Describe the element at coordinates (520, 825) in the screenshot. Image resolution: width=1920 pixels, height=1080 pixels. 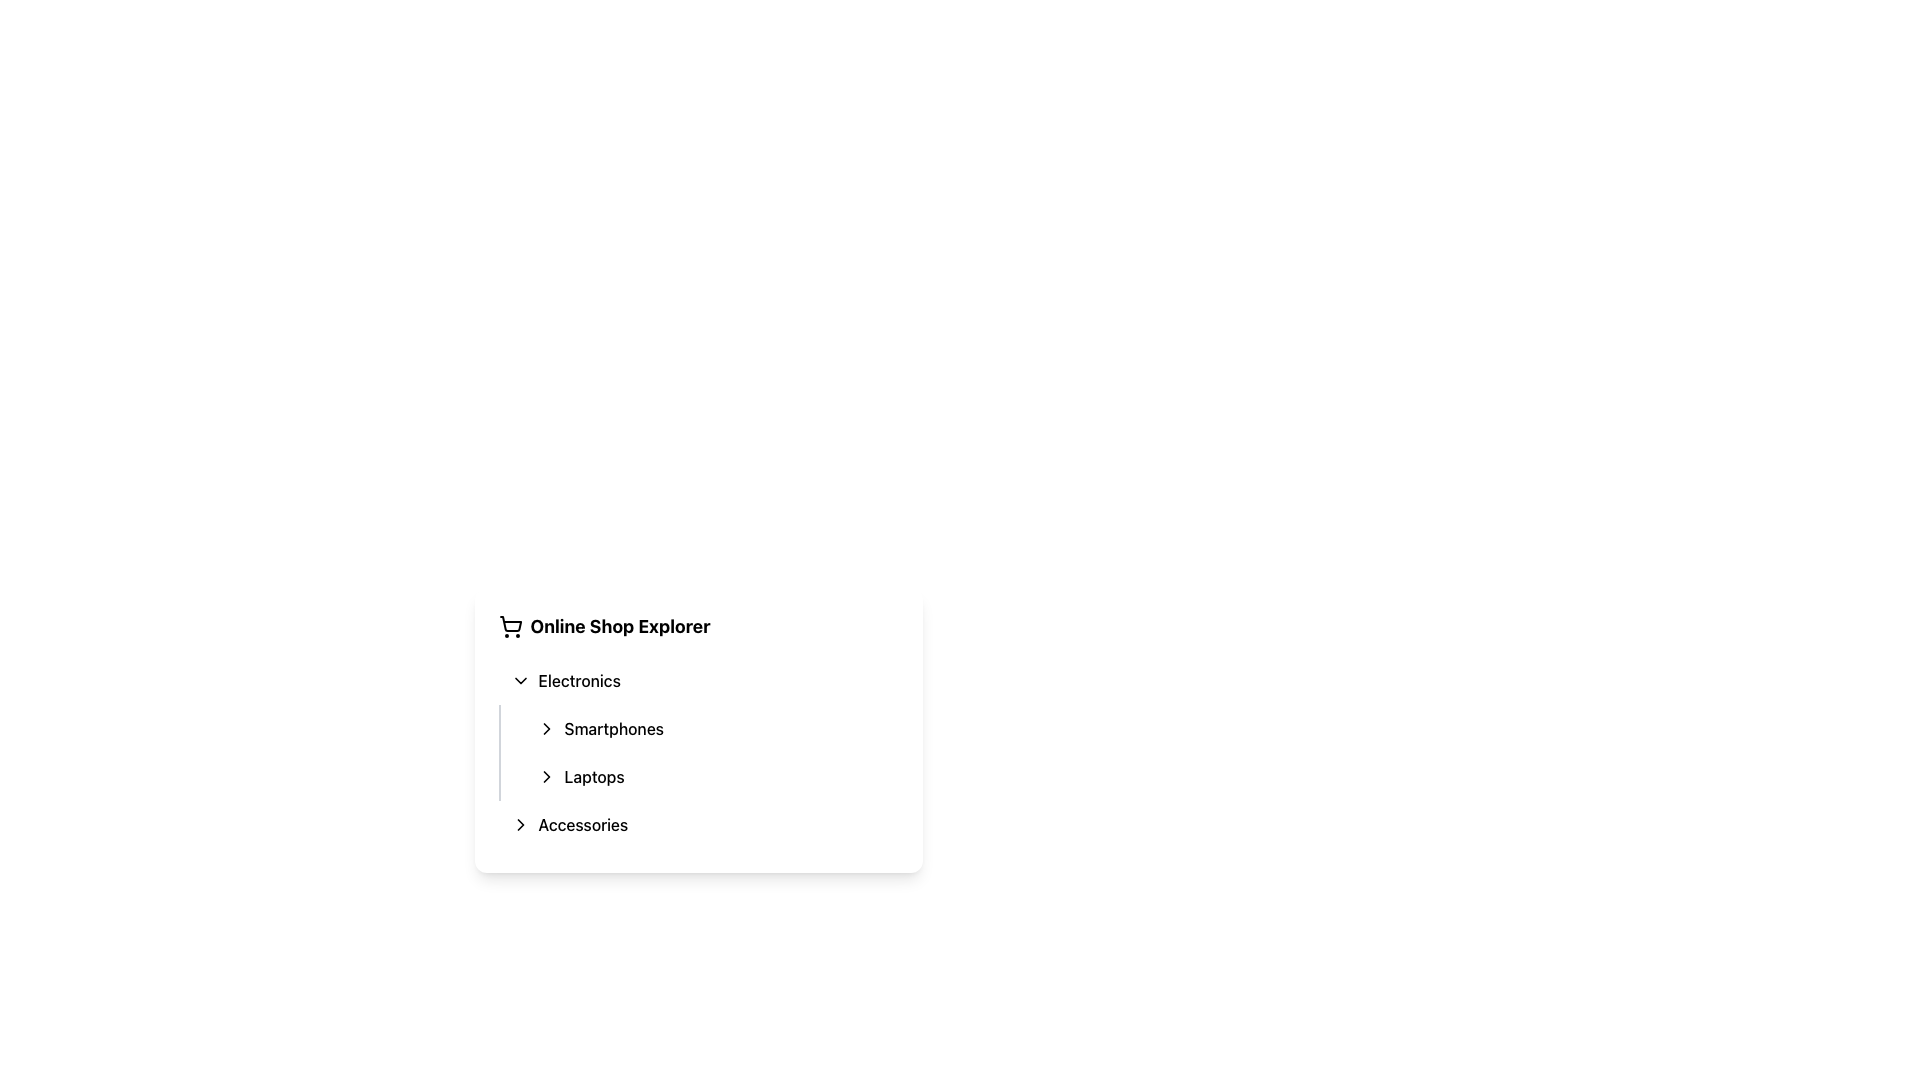
I see `the chevron-shaped icon pointing to the right, located to the left of the 'Accessories' text label` at that location.